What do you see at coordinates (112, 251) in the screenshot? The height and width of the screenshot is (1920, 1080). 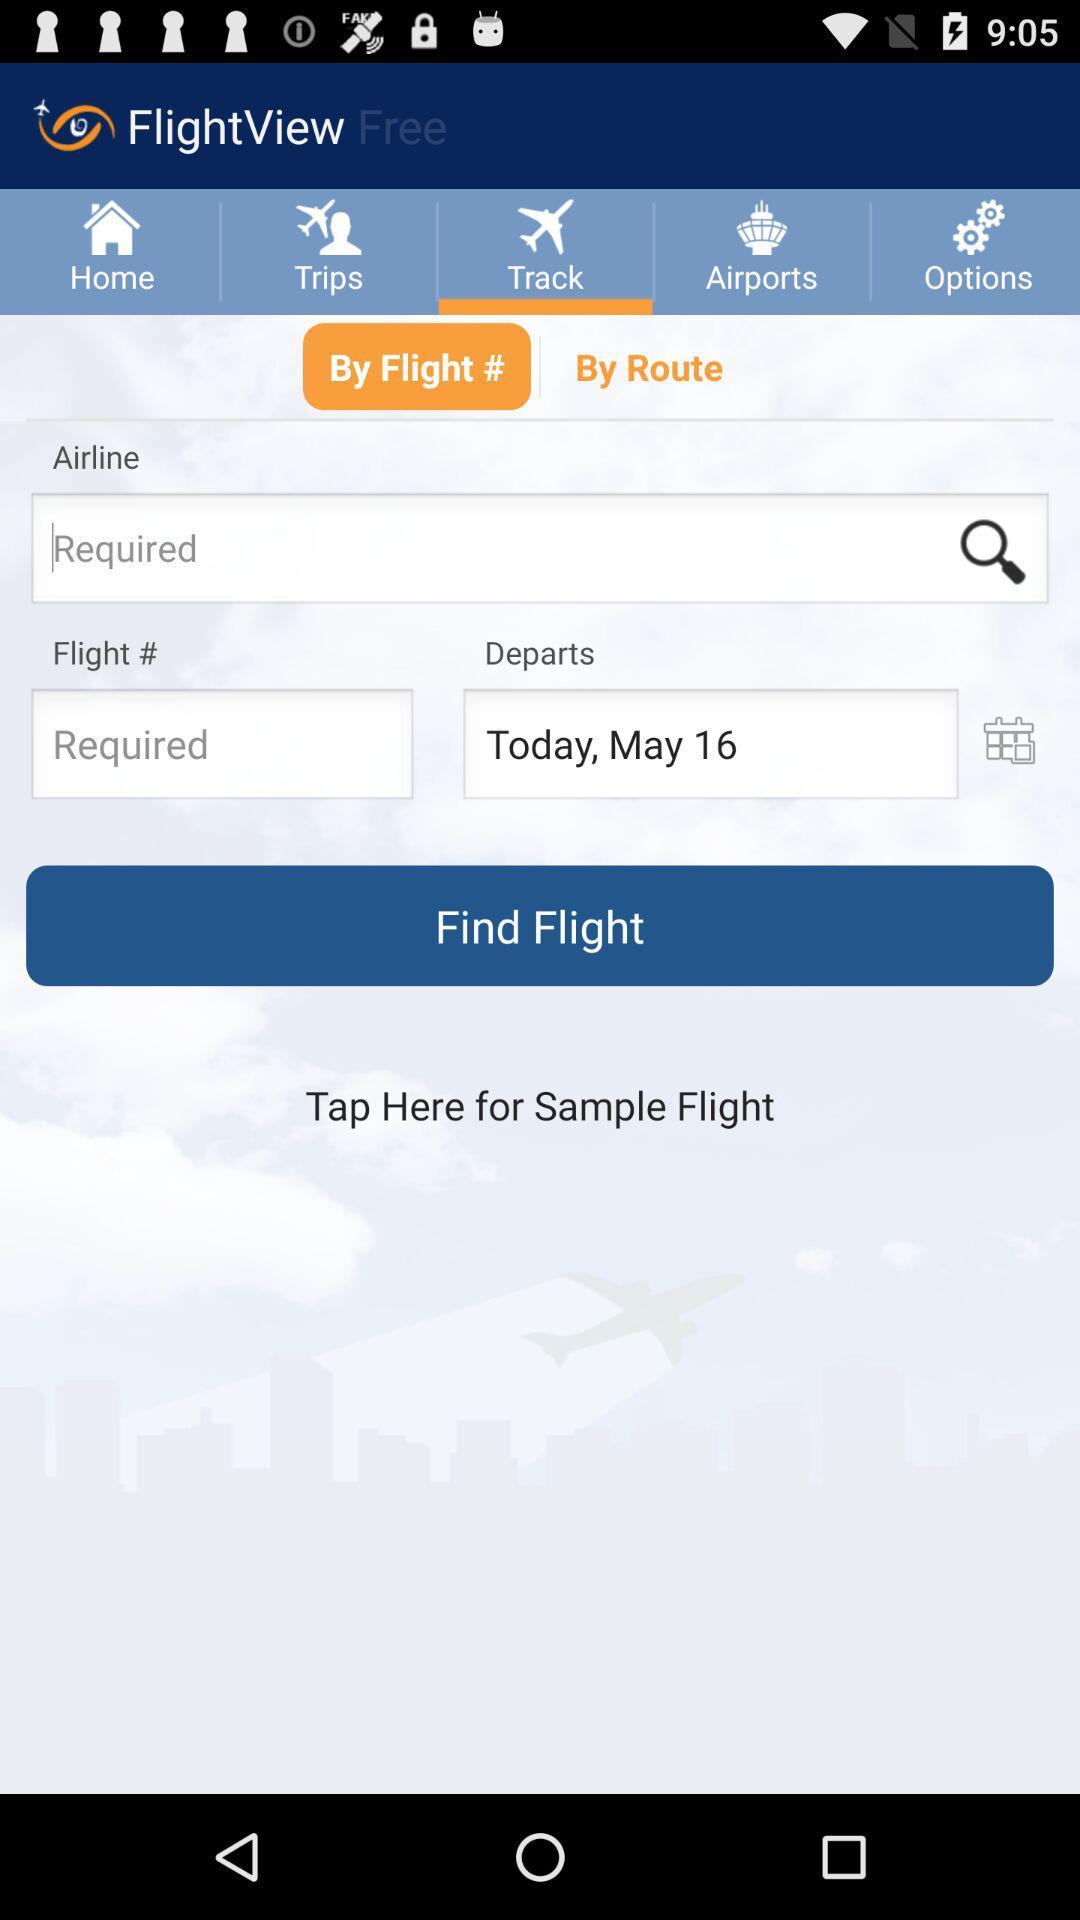 I see `the home option` at bounding box center [112, 251].